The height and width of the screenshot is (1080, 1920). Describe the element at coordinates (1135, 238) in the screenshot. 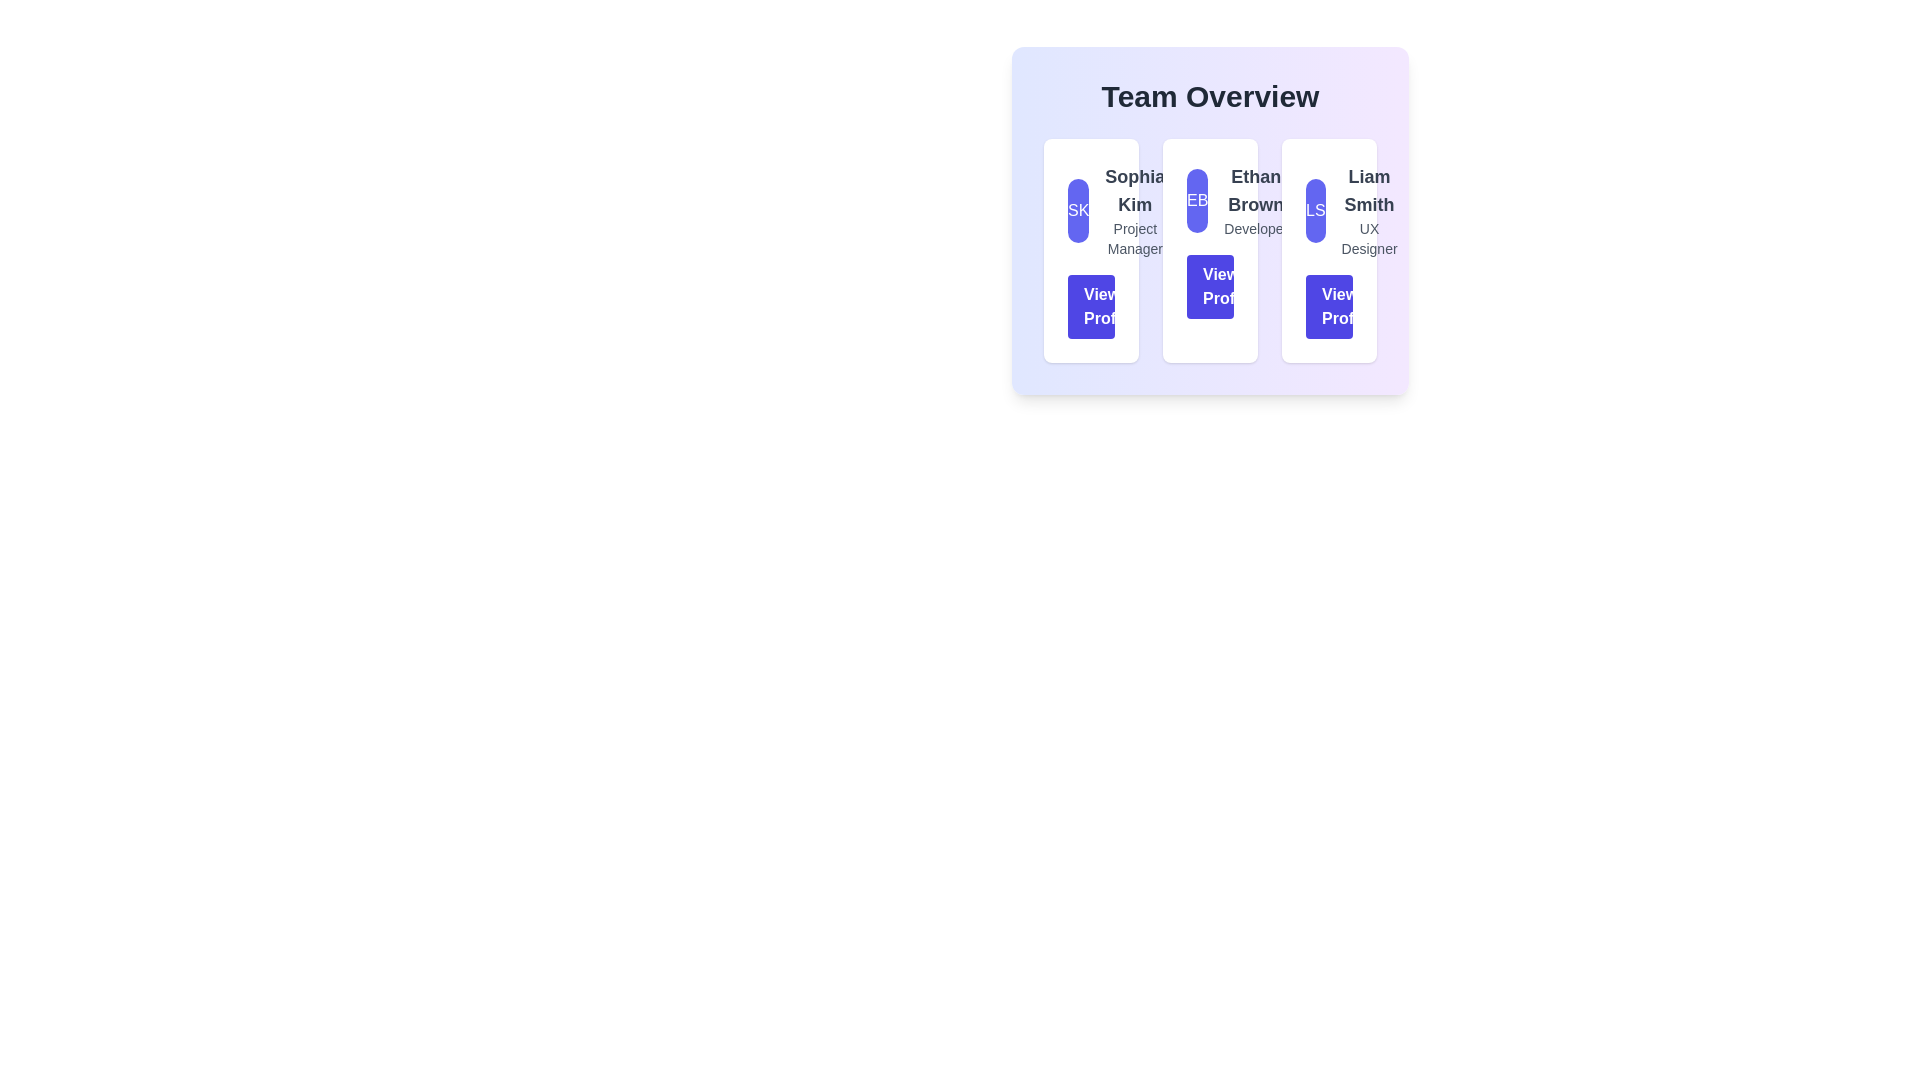

I see `the text label reading 'Project Manager' which is styled in a small gray font and located beneath the name 'Sophia Kim' in the first column of the 'Team Overview' layout` at that location.